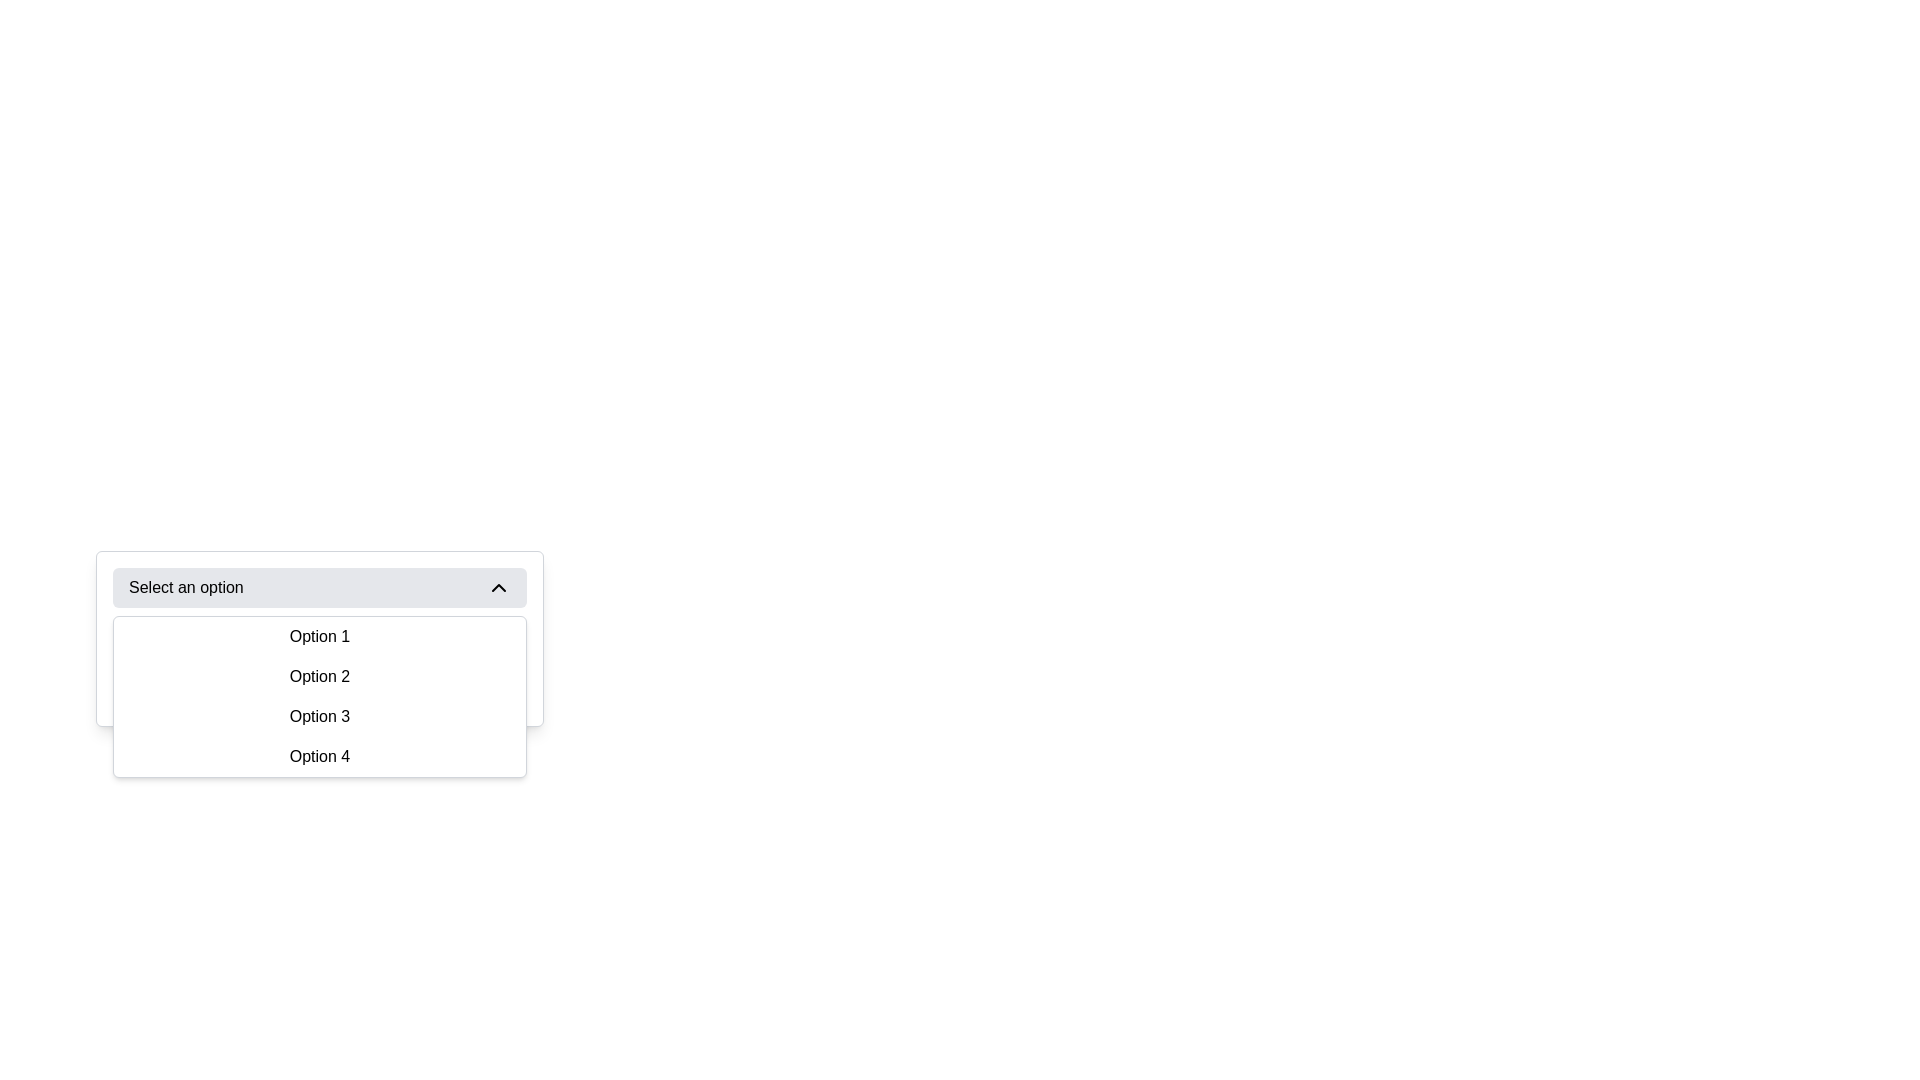 The height and width of the screenshot is (1080, 1920). I want to click on the first selectable item in the dropdown menu labeled 'Select an option', so click(320, 636).